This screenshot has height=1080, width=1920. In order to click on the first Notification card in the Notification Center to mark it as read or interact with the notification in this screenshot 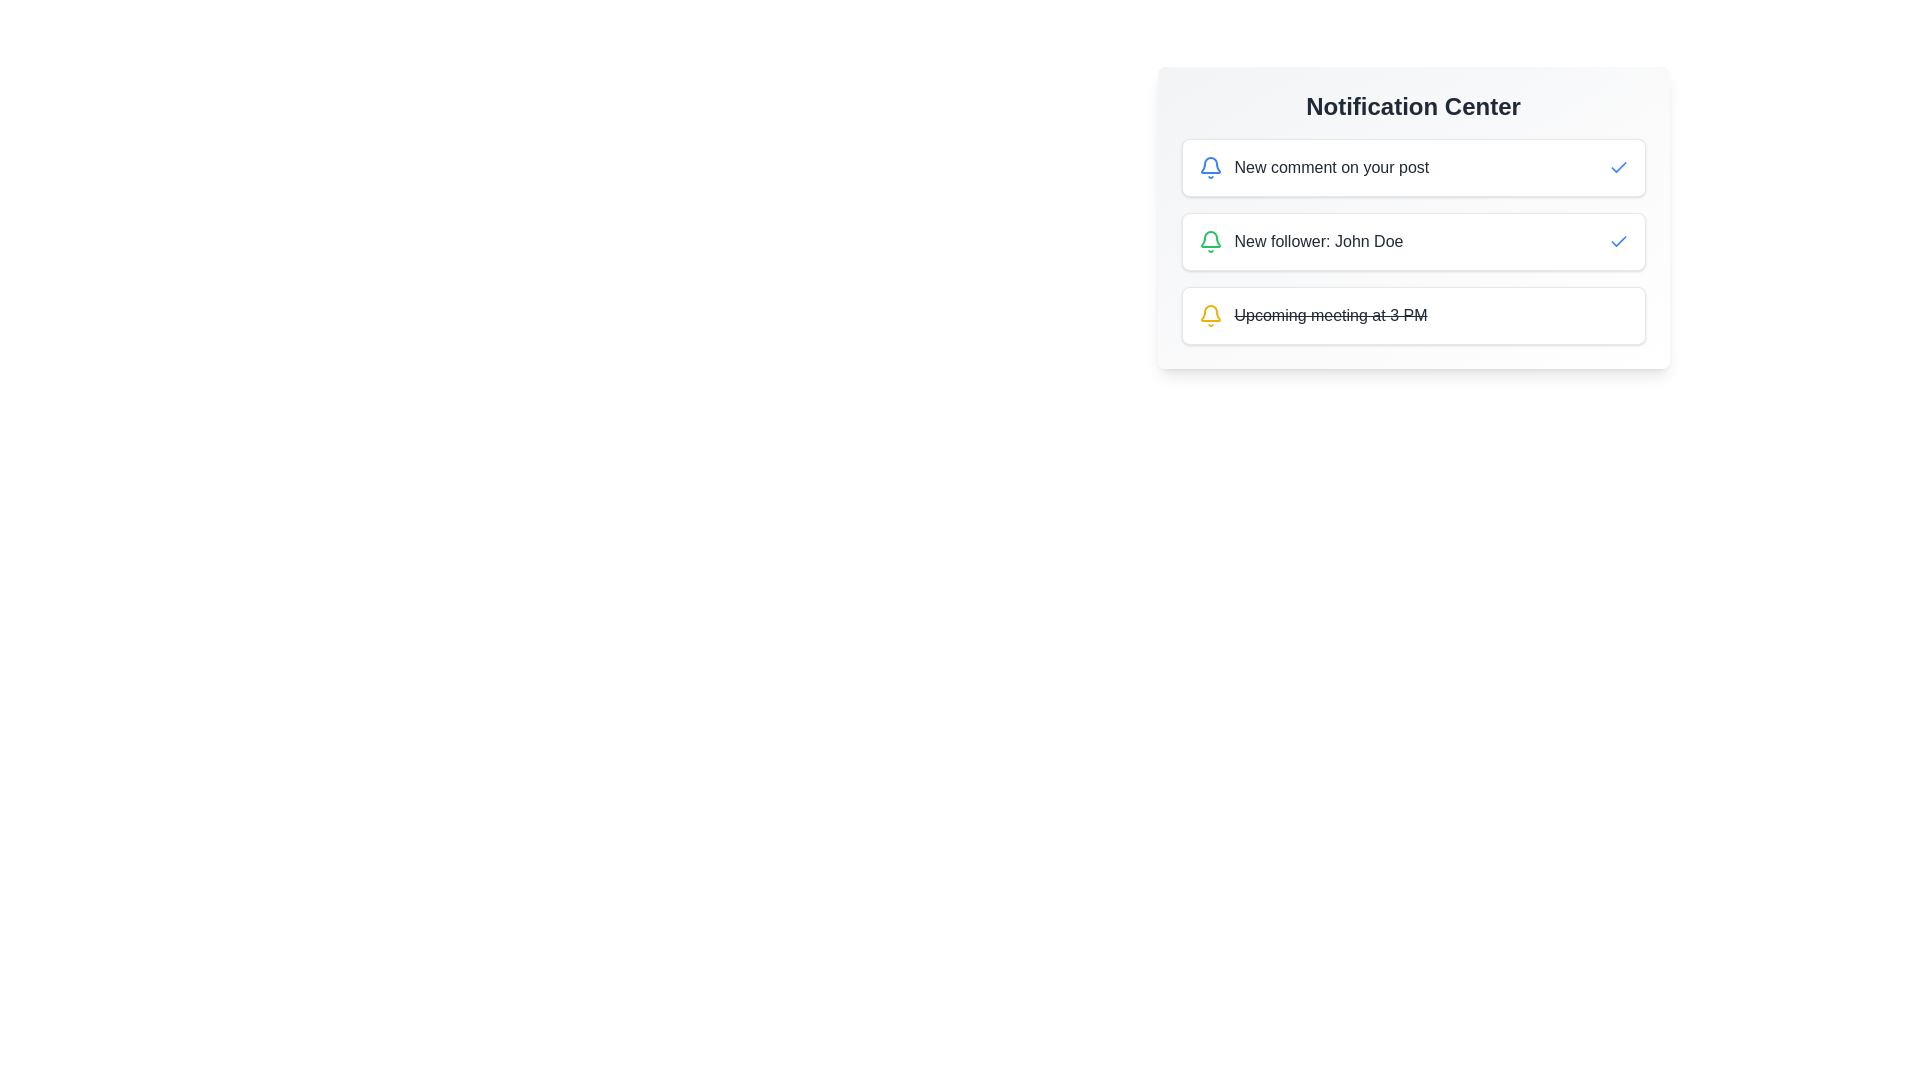, I will do `click(1412, 167)`.